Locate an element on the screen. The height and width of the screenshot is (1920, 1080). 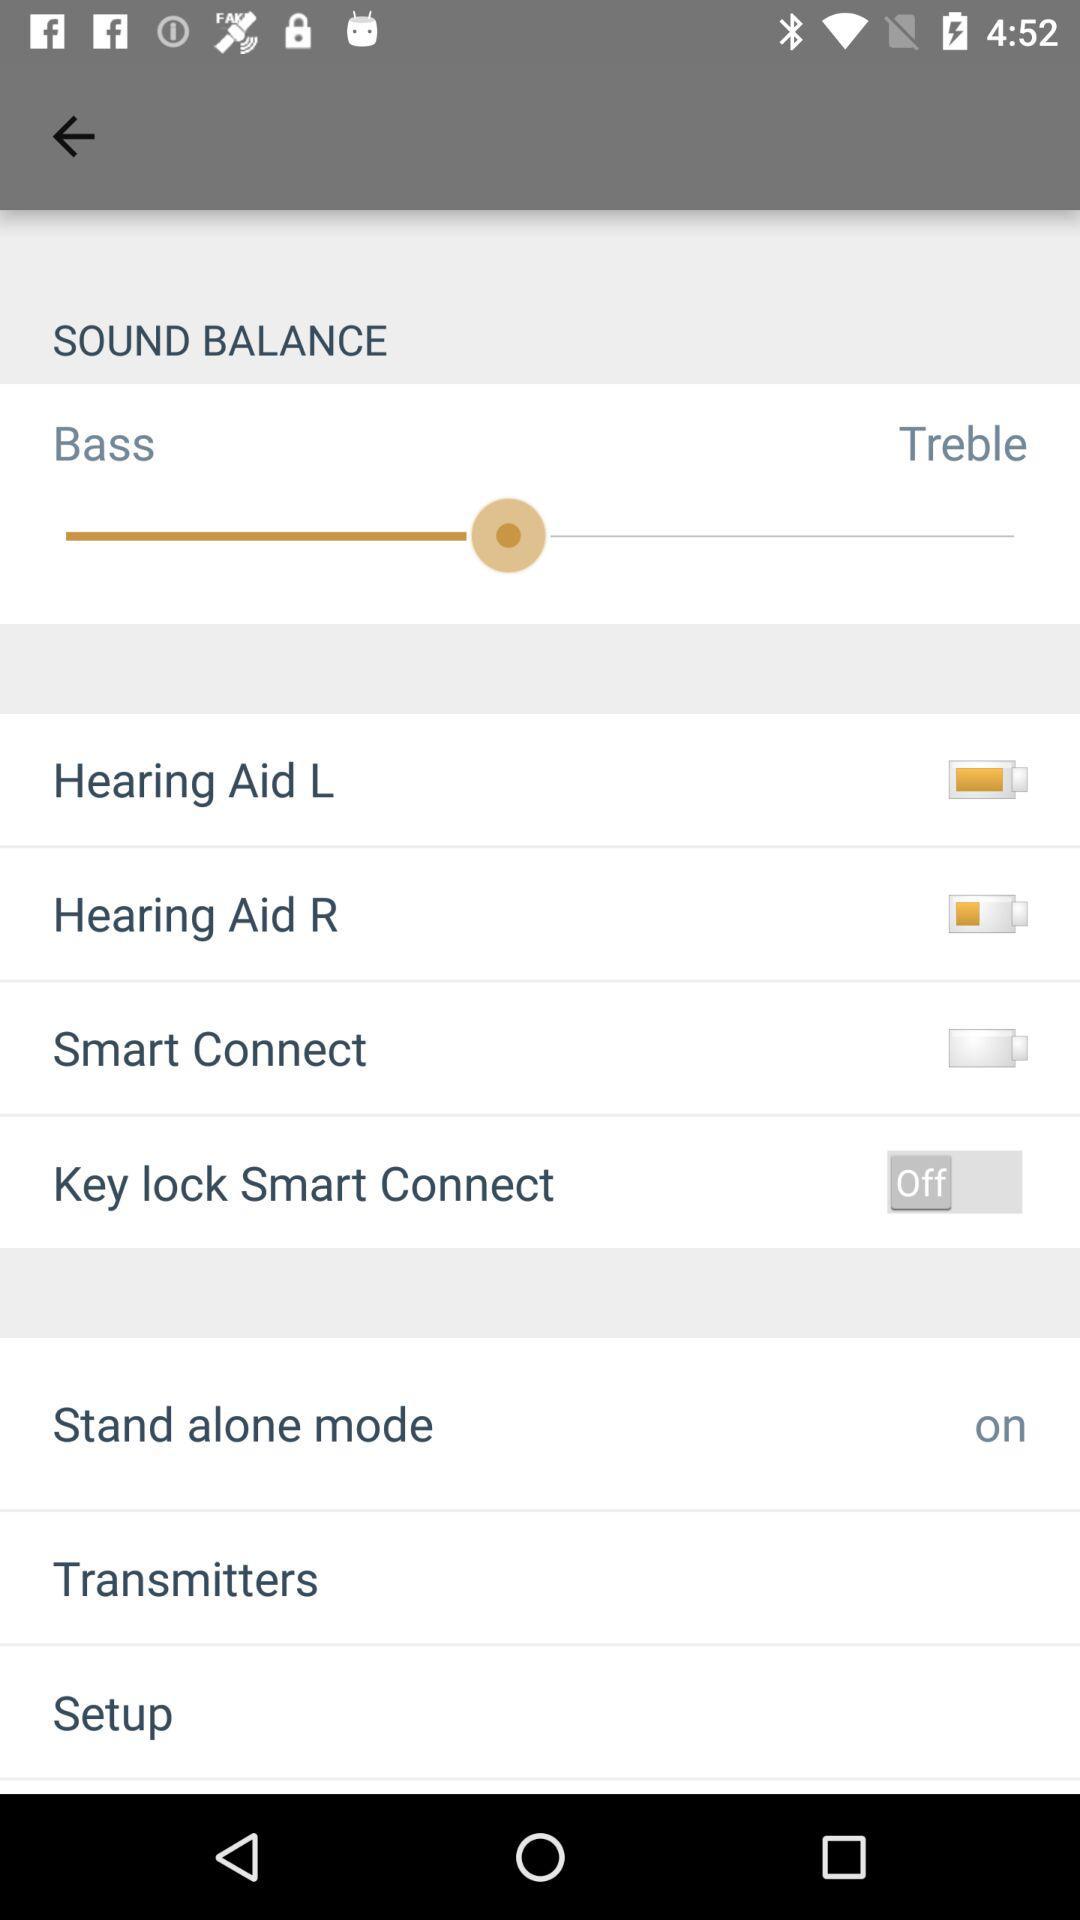
icon next to the key lock smart item is located at coordinates (953, 1181).